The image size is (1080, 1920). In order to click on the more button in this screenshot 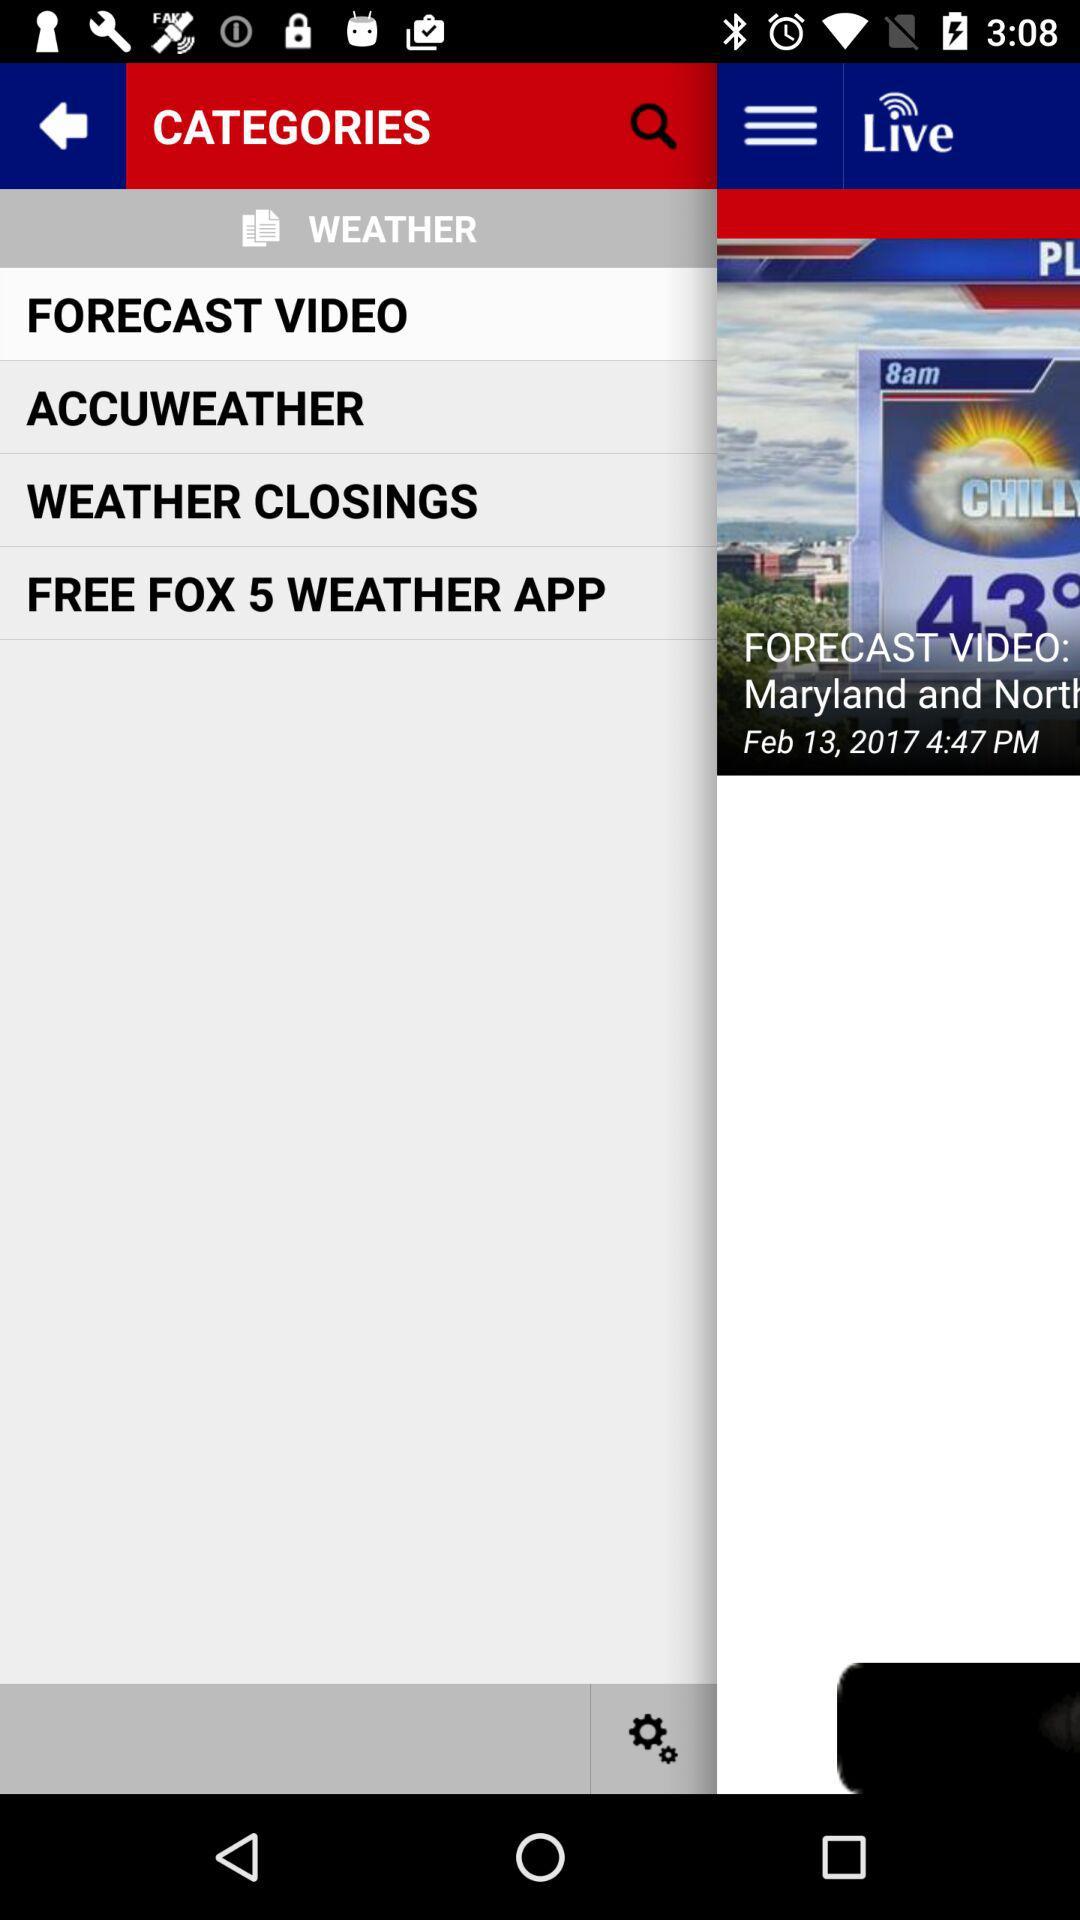, I will do `click(778, 124)`.